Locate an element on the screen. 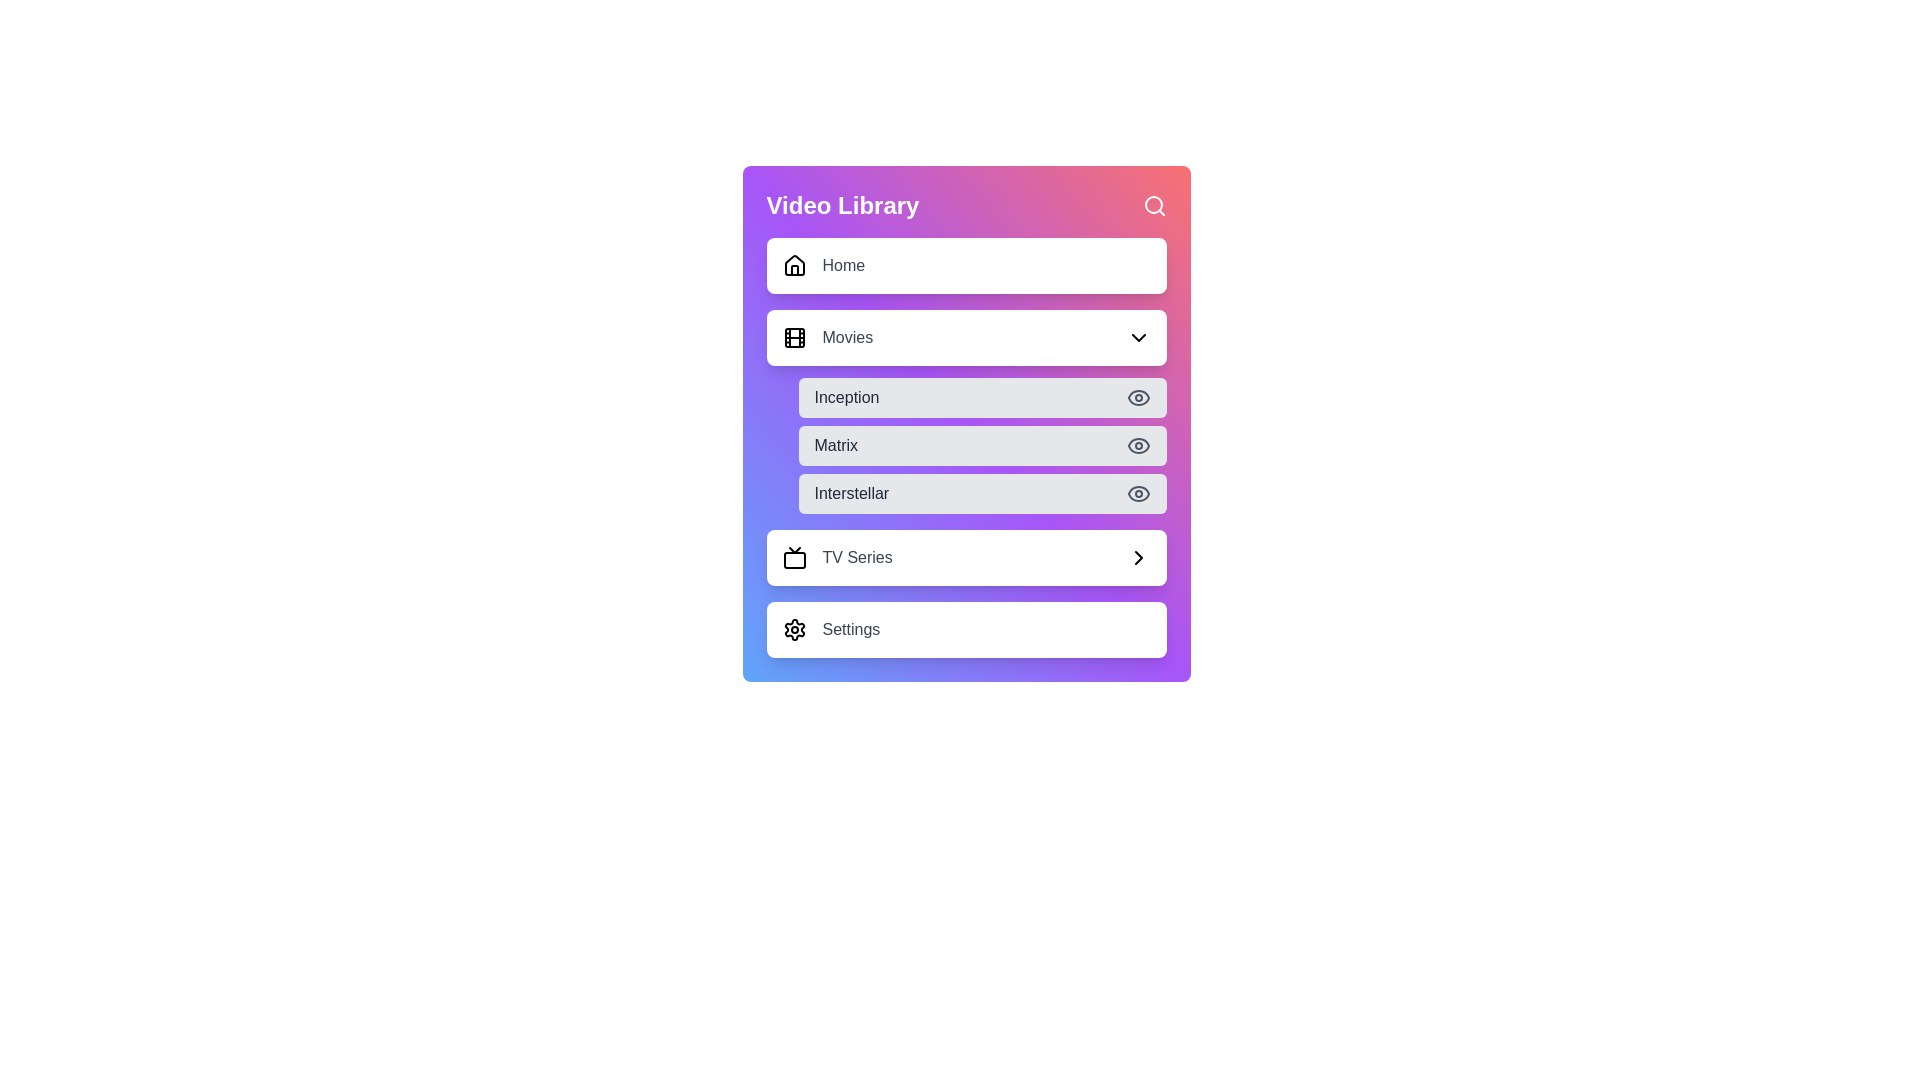  the settings icon located at the bottom of the 'Video Library' panel, which is visually distinct with a red and black color scheme is located at coordinates (793, 628).